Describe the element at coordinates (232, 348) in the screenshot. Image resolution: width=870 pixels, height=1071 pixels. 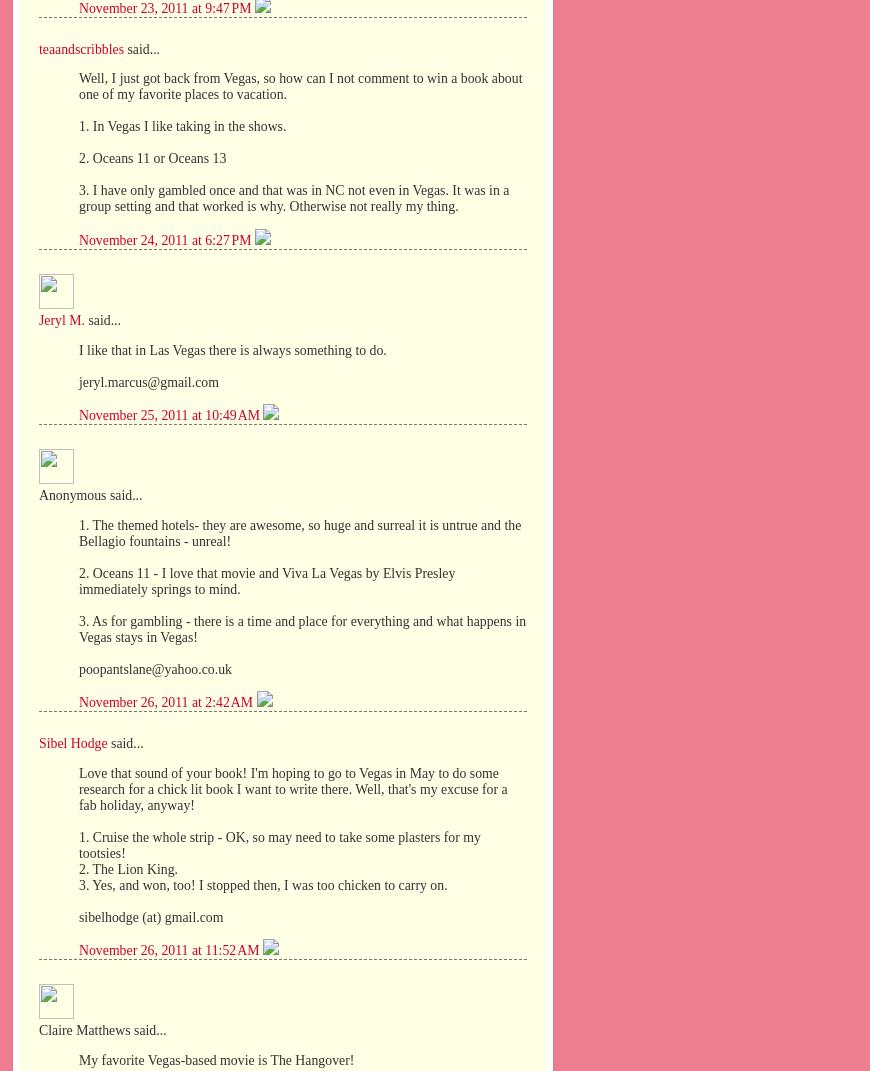
I see `'I like that in Las Vegas there is always something to do.'` at that location.